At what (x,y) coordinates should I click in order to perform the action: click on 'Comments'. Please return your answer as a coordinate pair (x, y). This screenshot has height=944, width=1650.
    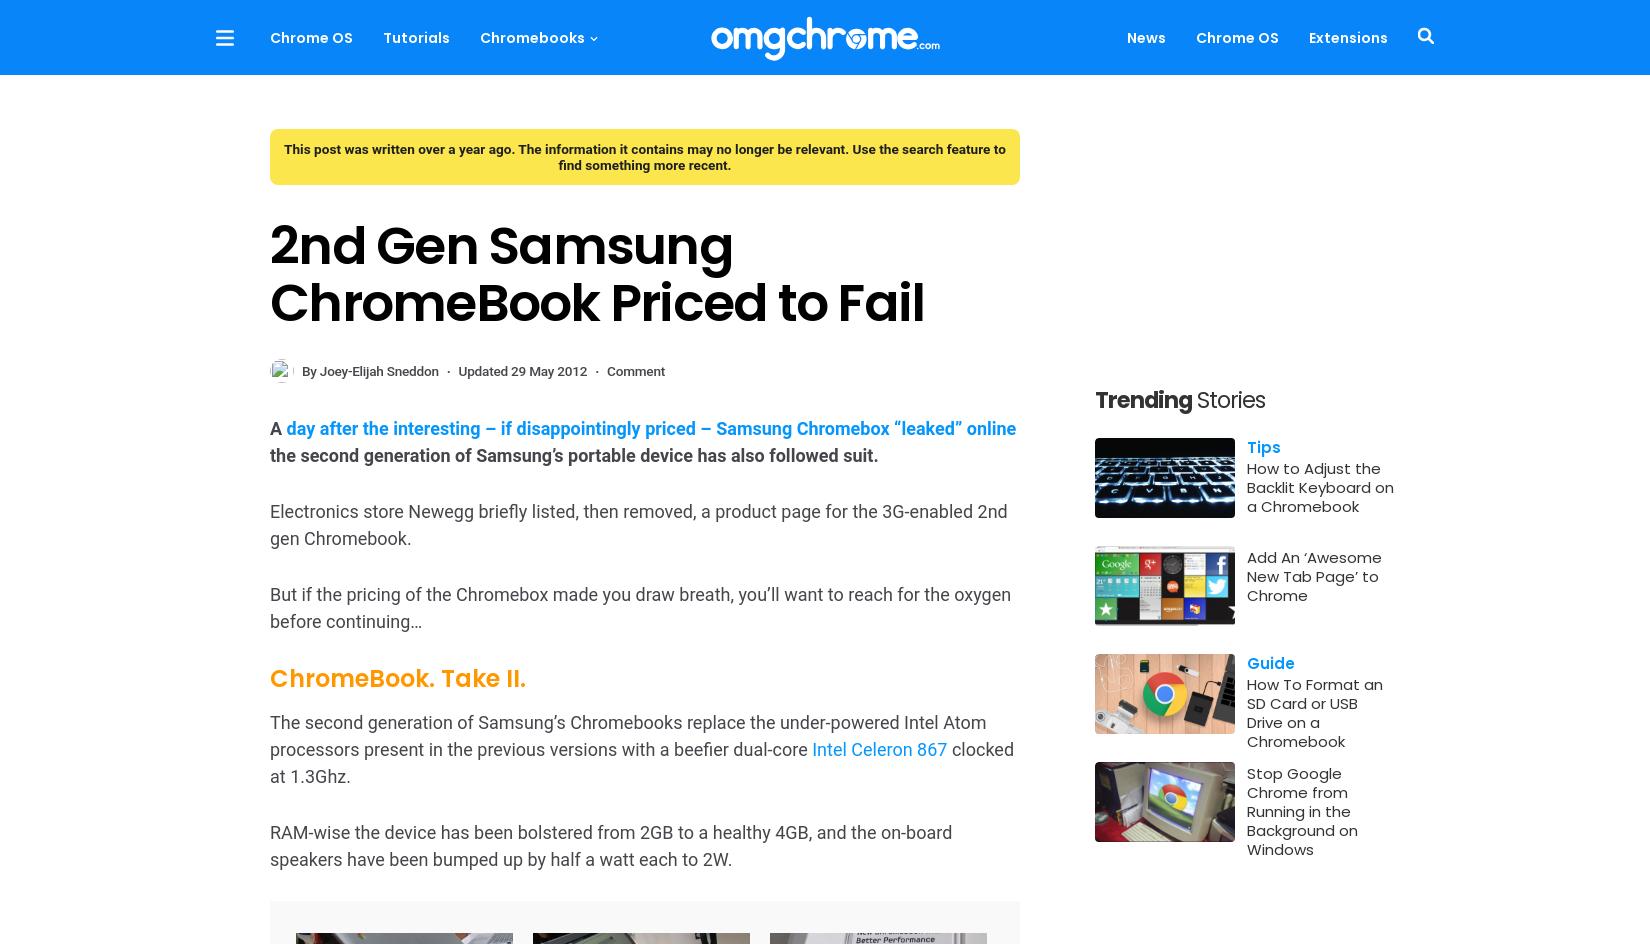
    Looking at the image, I should click on (1224, 726).